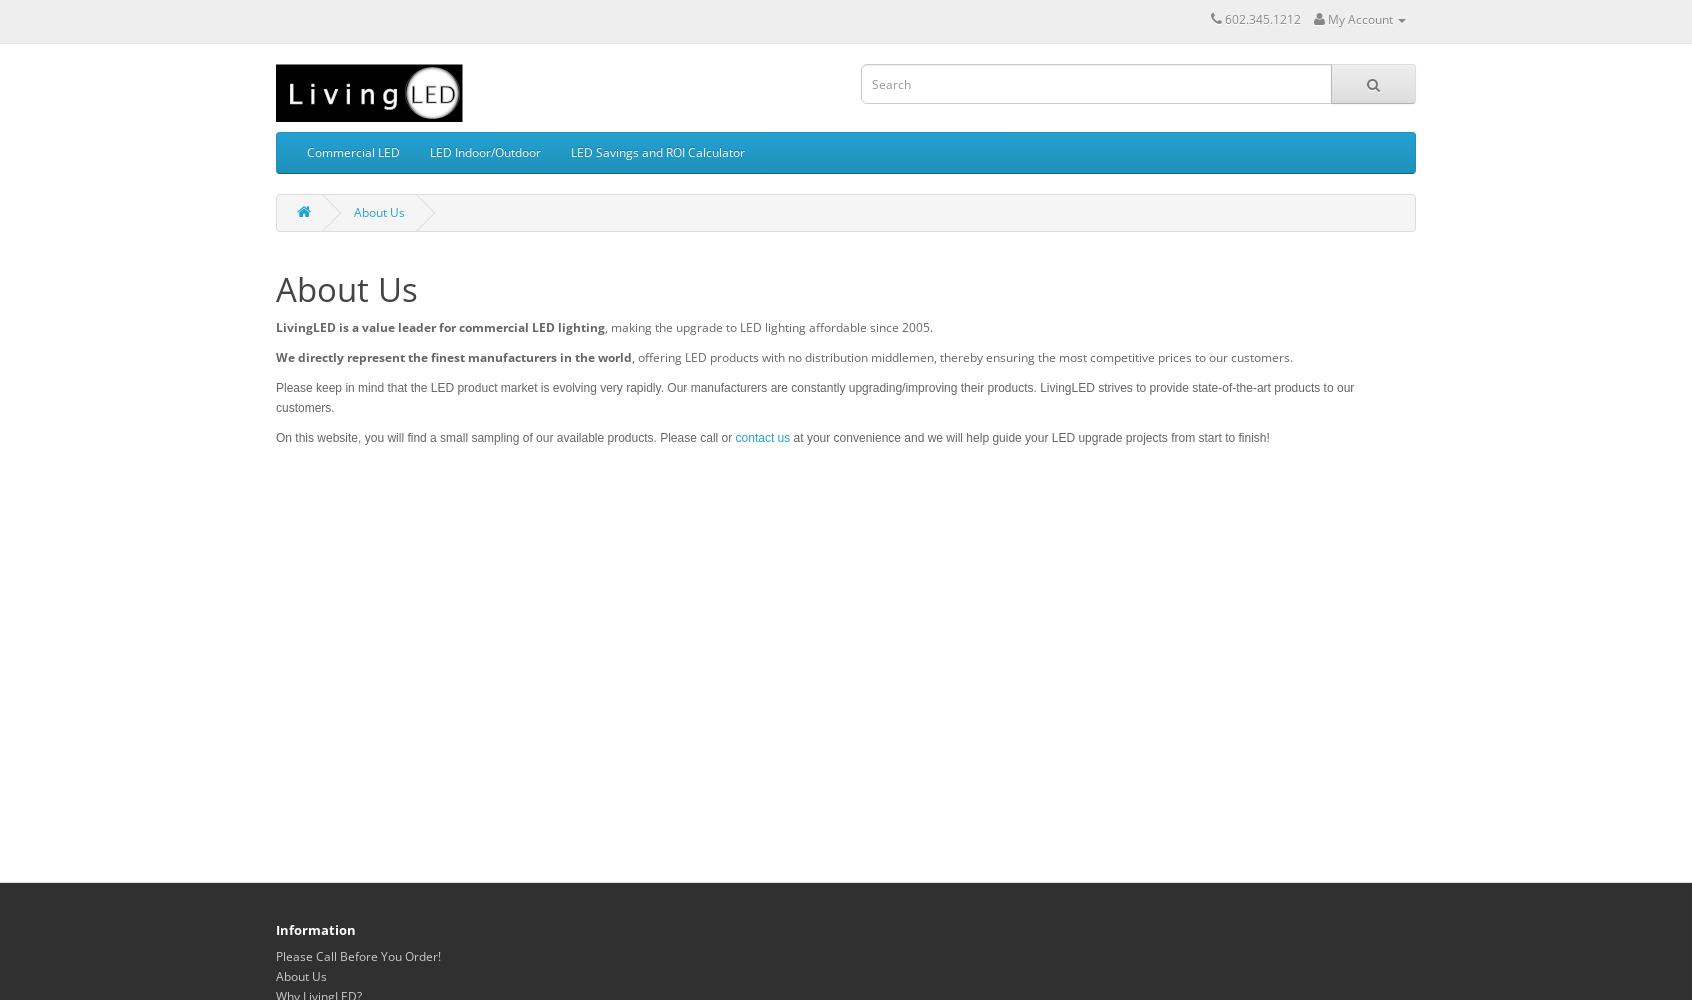 The height and width of the screenshot is (1000, 1692). Describe the element at coordinates (815, 398) in the screenshot. I see `'Please keep in mind that the LED product market is evolving very rapidly. Our manufacturers are constantly upgrading/improving their products. LivingLED strives to provide state-of-the-art products to our customers.'` at that location.